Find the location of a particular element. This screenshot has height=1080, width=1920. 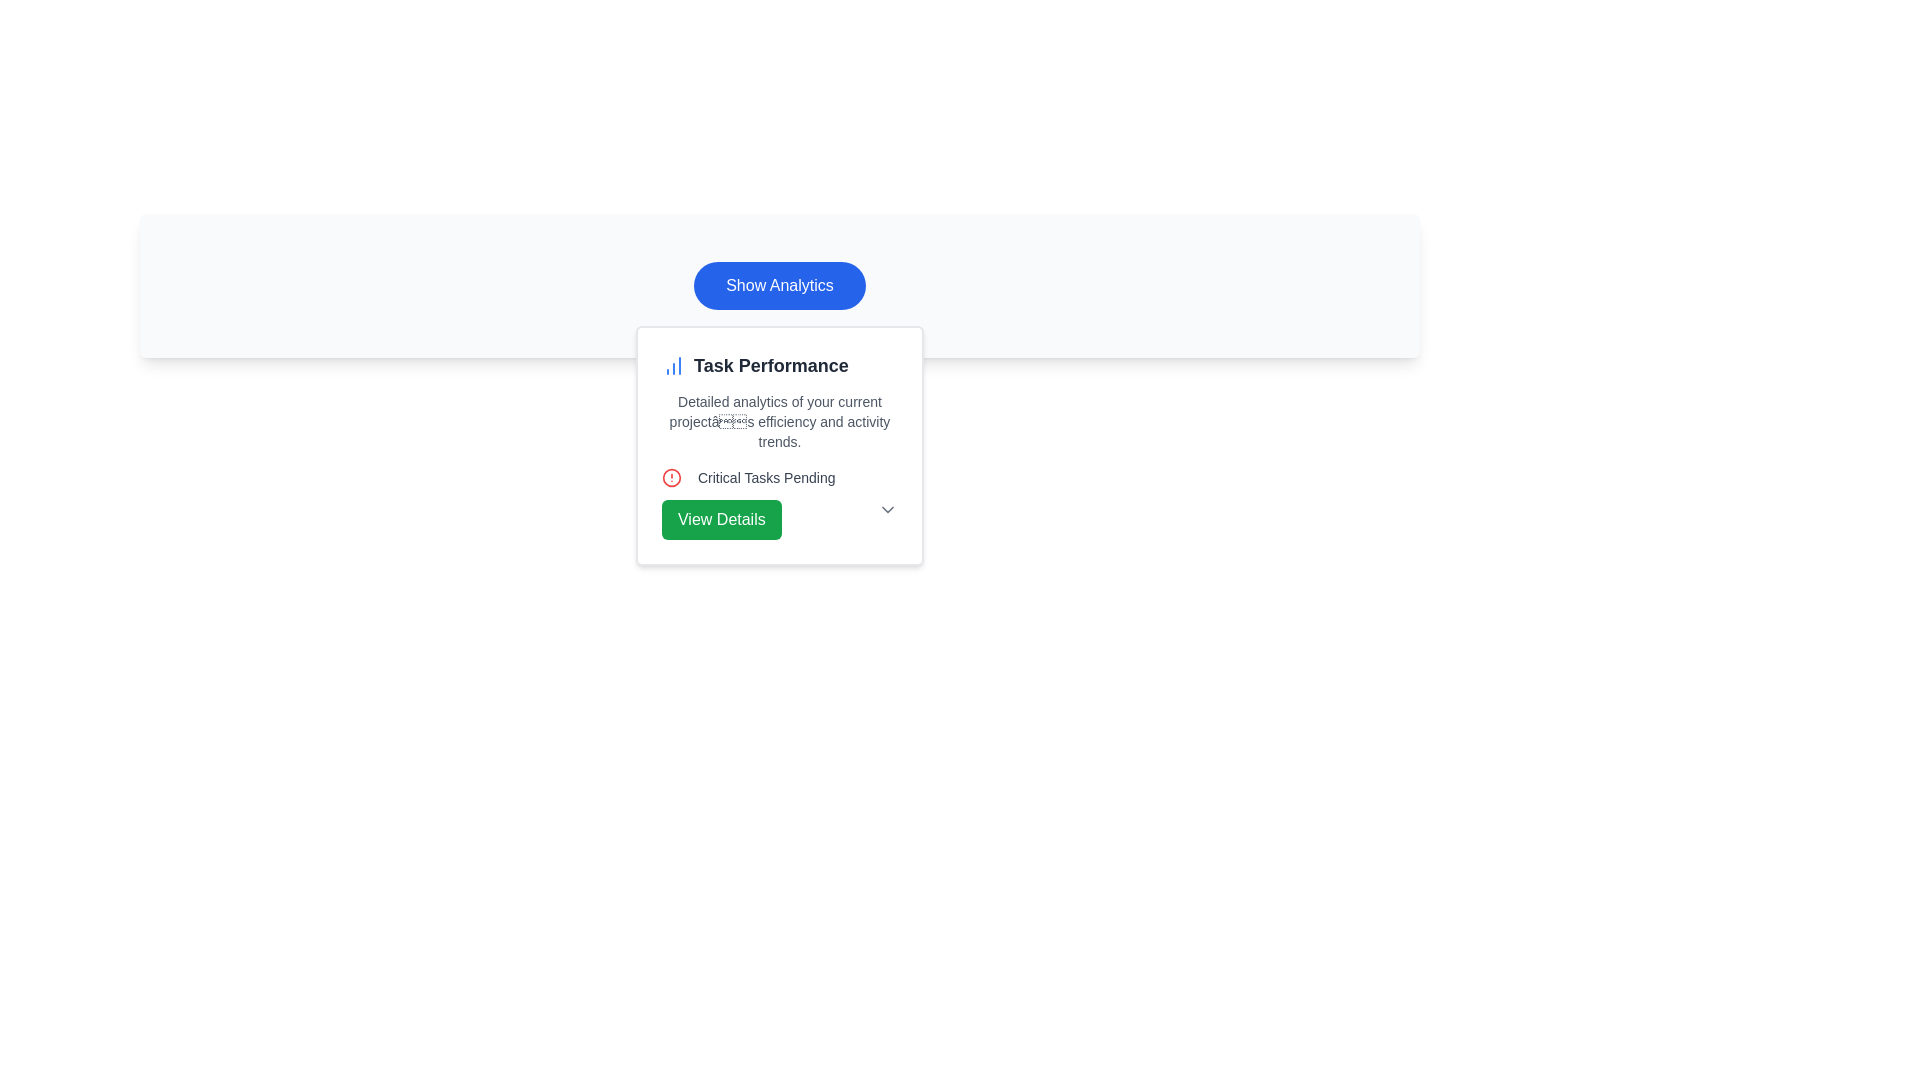

the analytics icon located within the 'Task Performance' card, positioned to the left of the 'Task Performance' text is located at coordinates (673, 366).